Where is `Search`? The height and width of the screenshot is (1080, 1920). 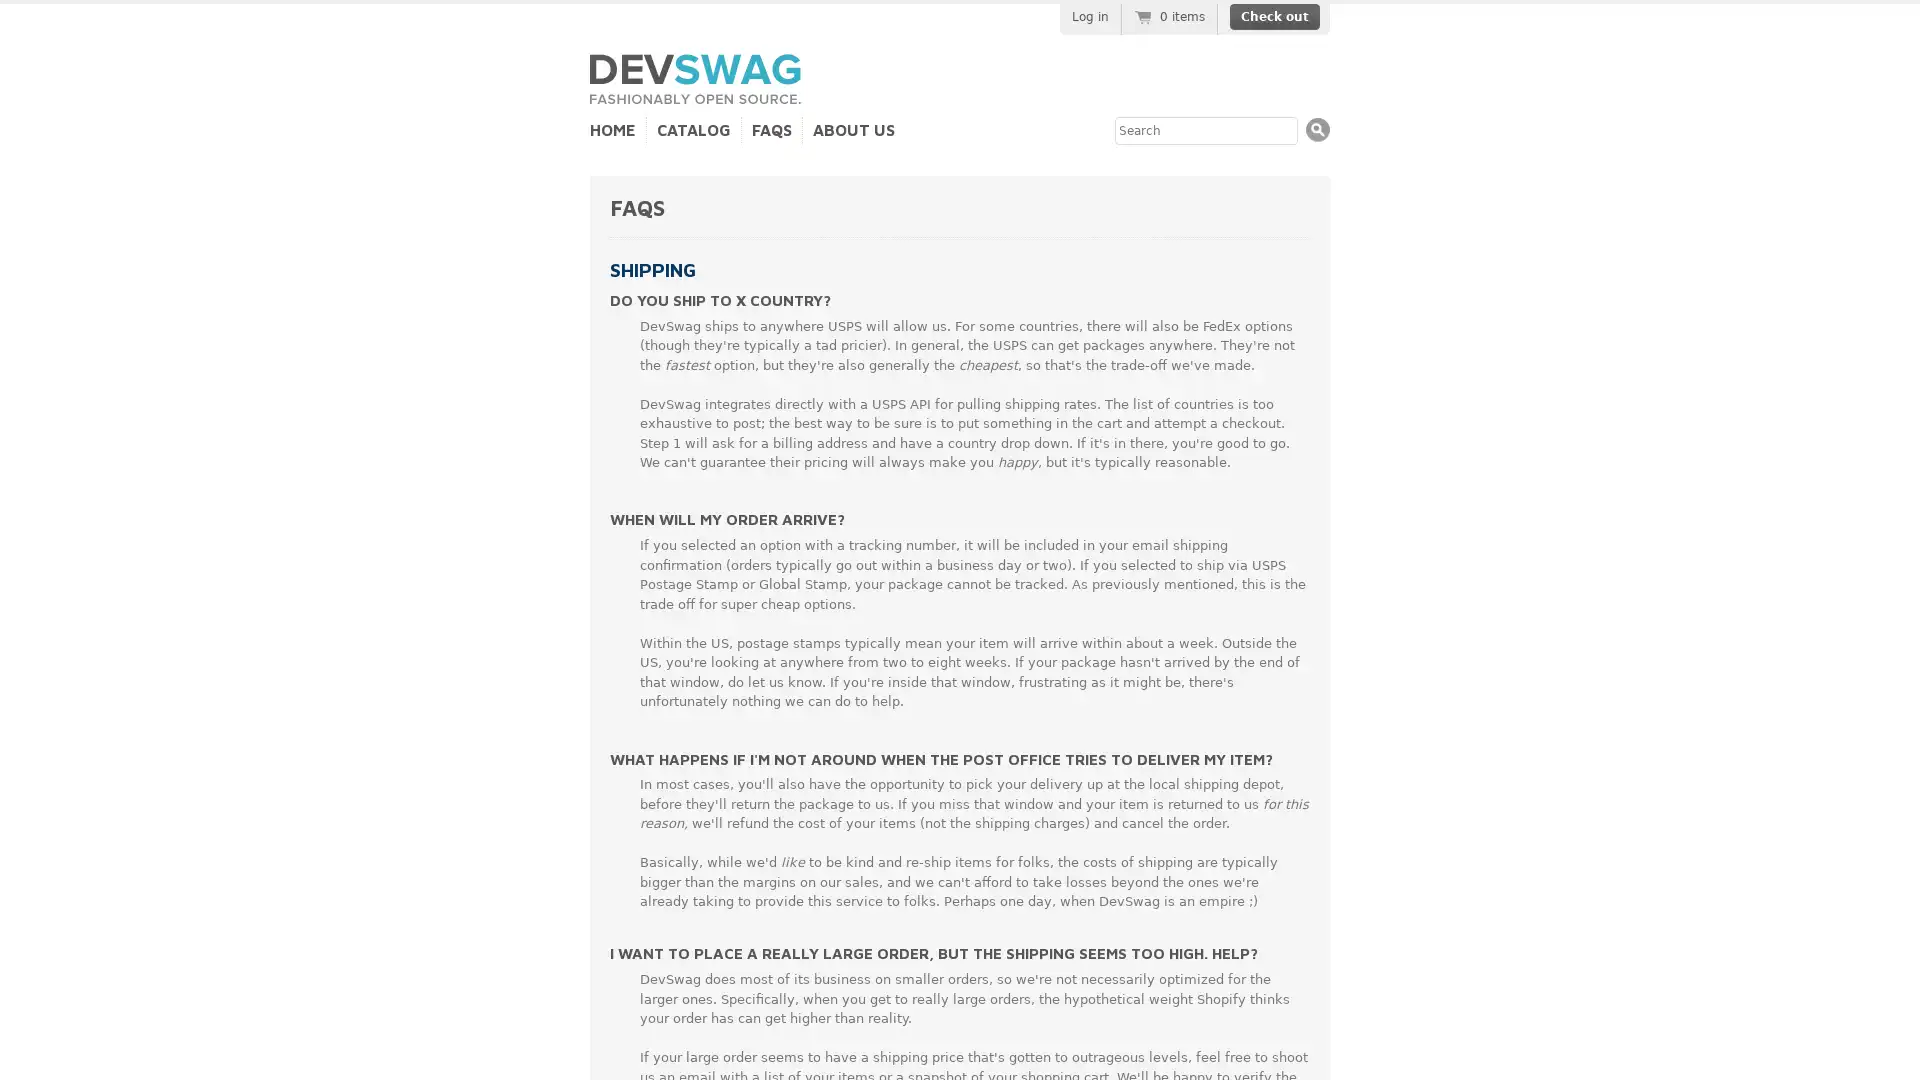 Search is located at coordinates (1318, 129).